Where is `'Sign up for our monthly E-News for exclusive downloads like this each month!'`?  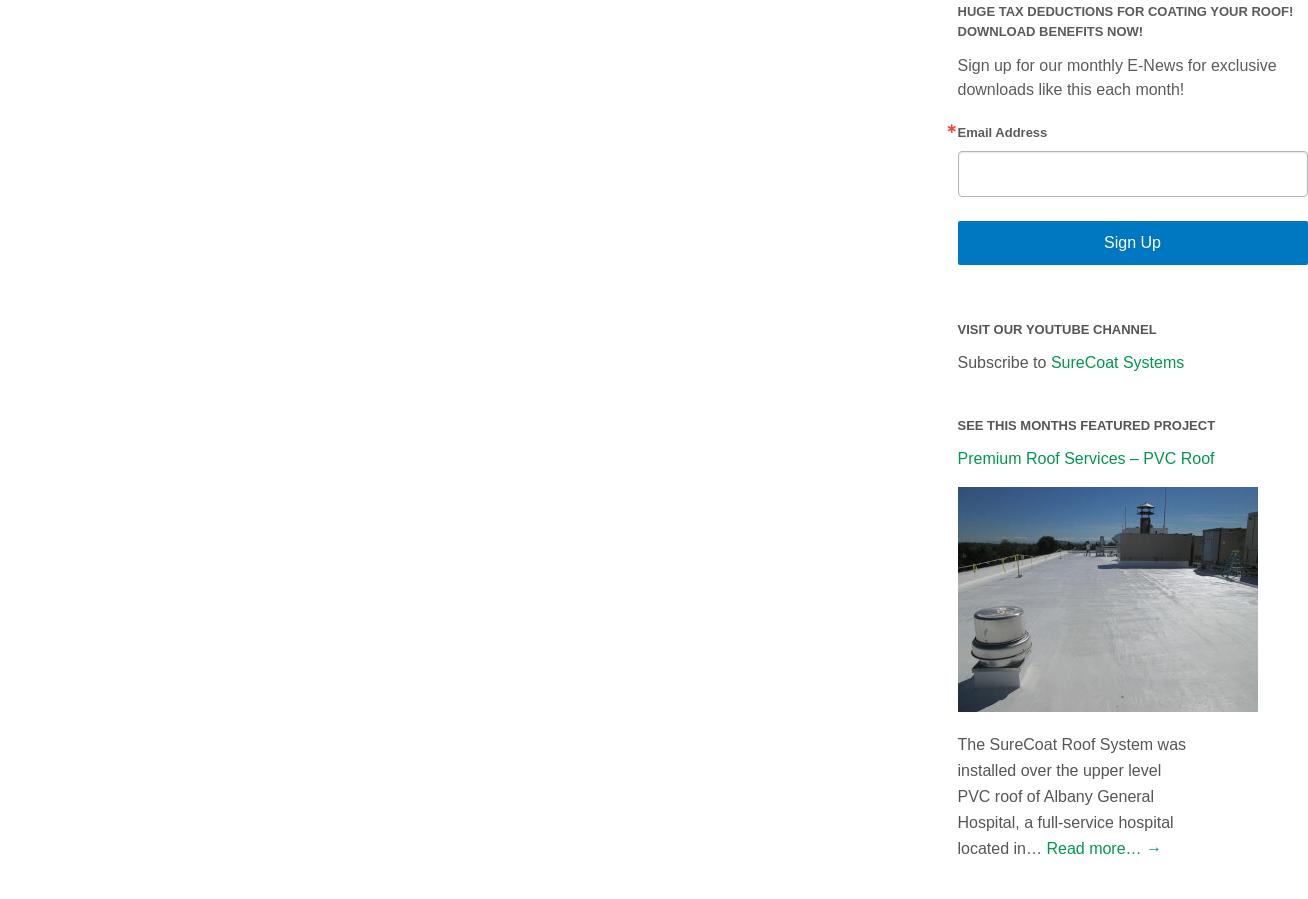
'Sign up for our monthly E-News for exclusive downloads like this each month!' is located at coordinates (1115, 75).